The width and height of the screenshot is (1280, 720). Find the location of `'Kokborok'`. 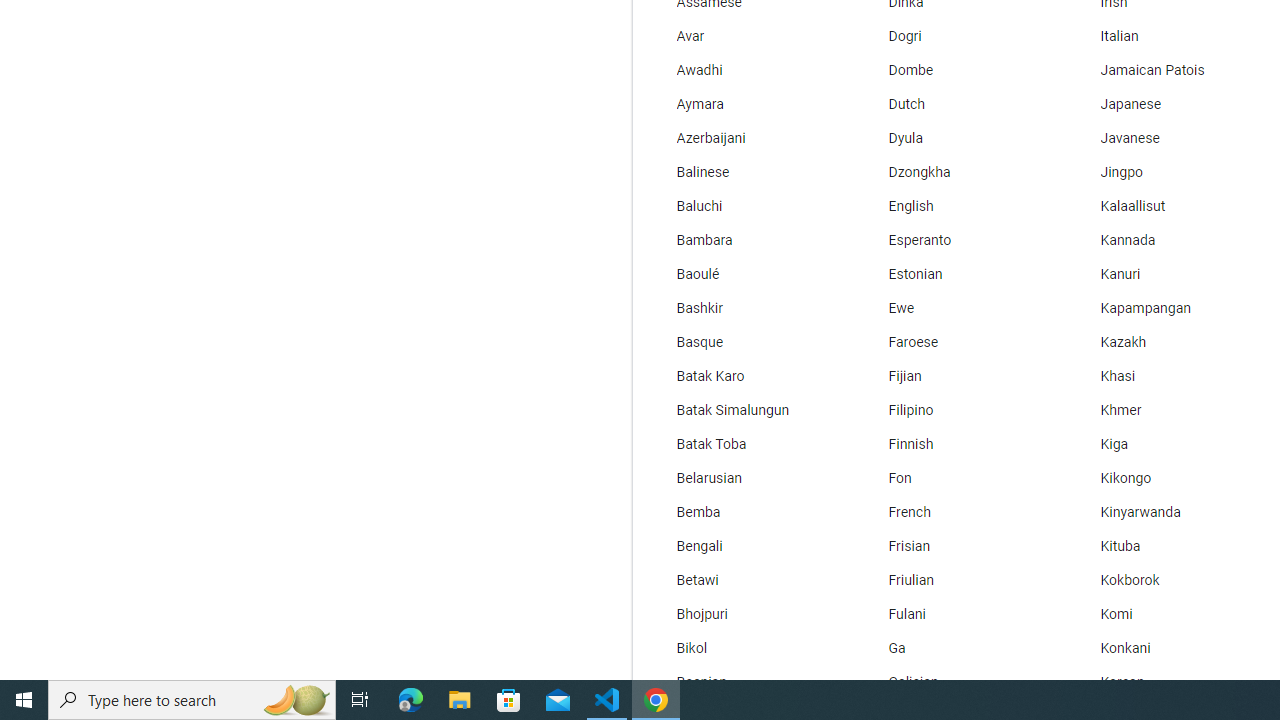

'Kokborok' is located at coordinates (1169, 581).